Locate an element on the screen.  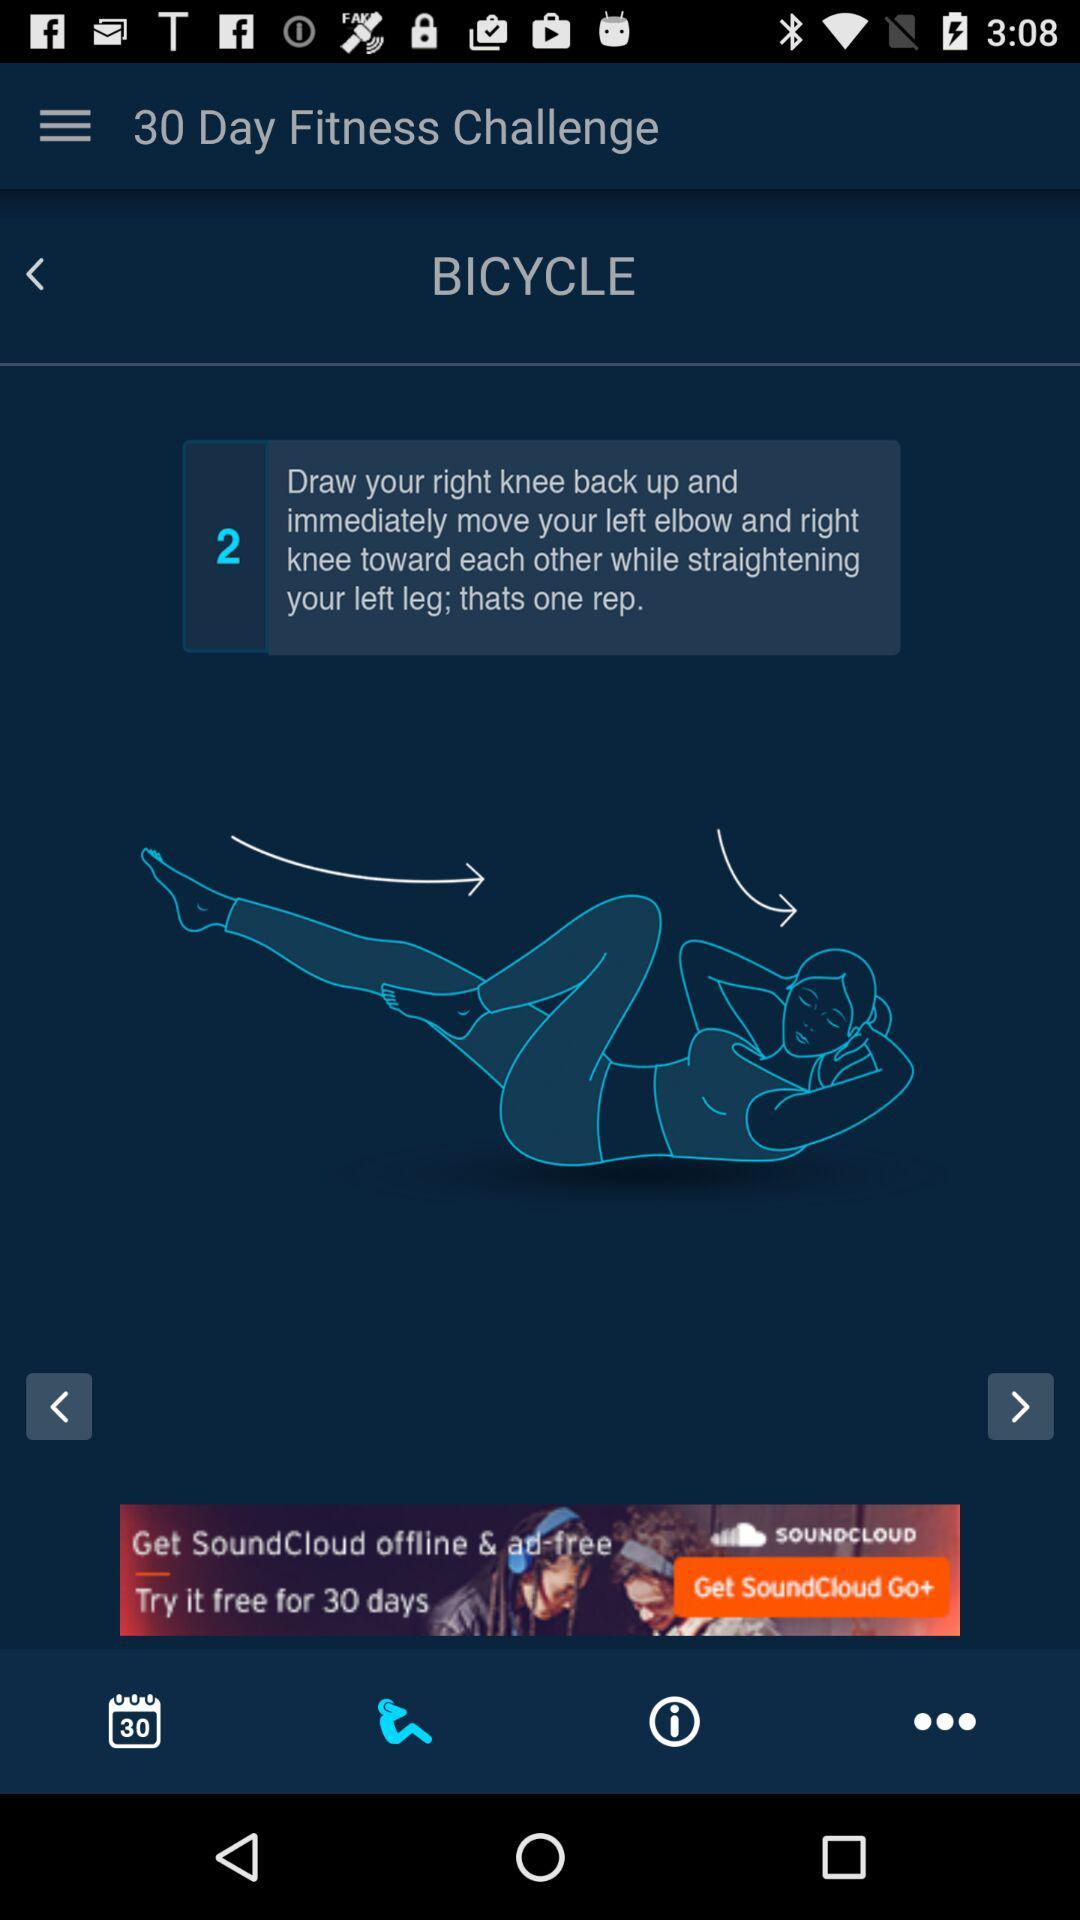
goto back is located at coordinates (58, 273).